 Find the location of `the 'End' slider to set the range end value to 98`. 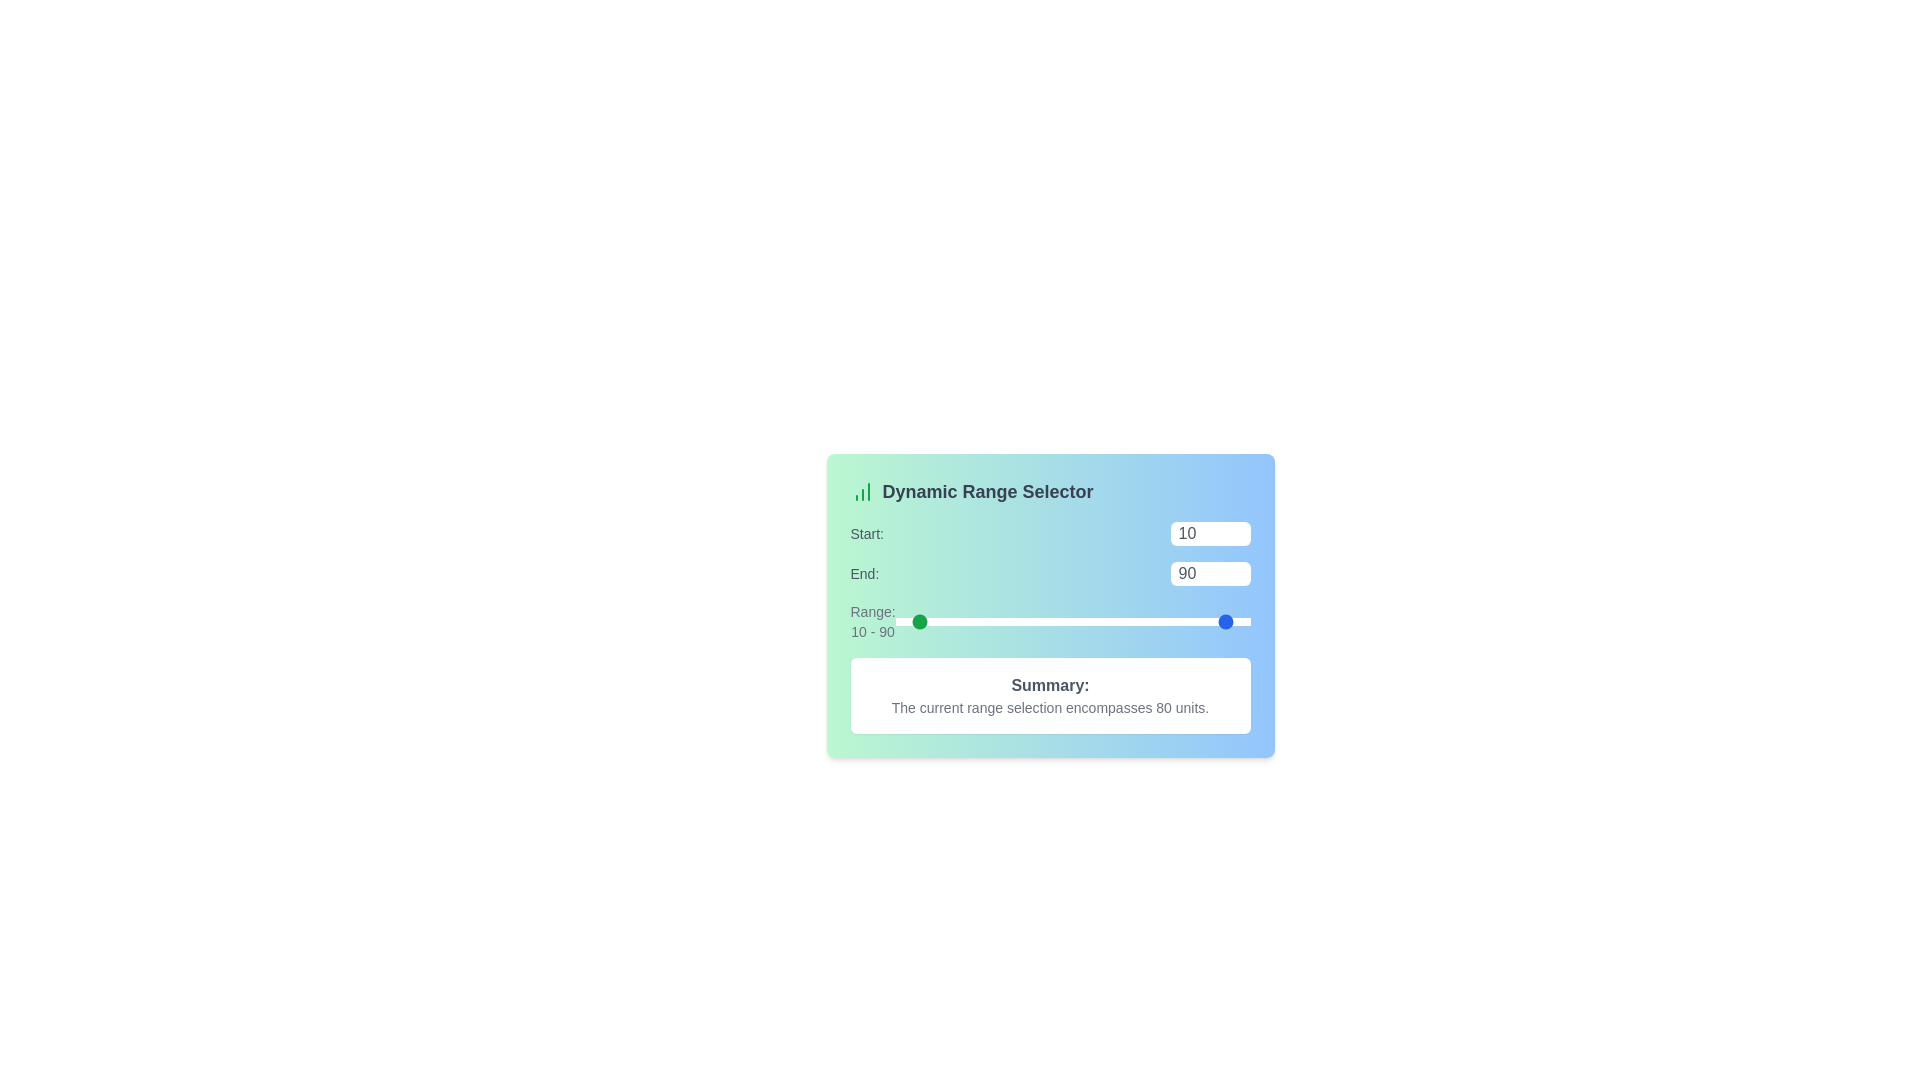

the 'End' slider to set the range end value to 98 is located at coordinates (1246, 620).